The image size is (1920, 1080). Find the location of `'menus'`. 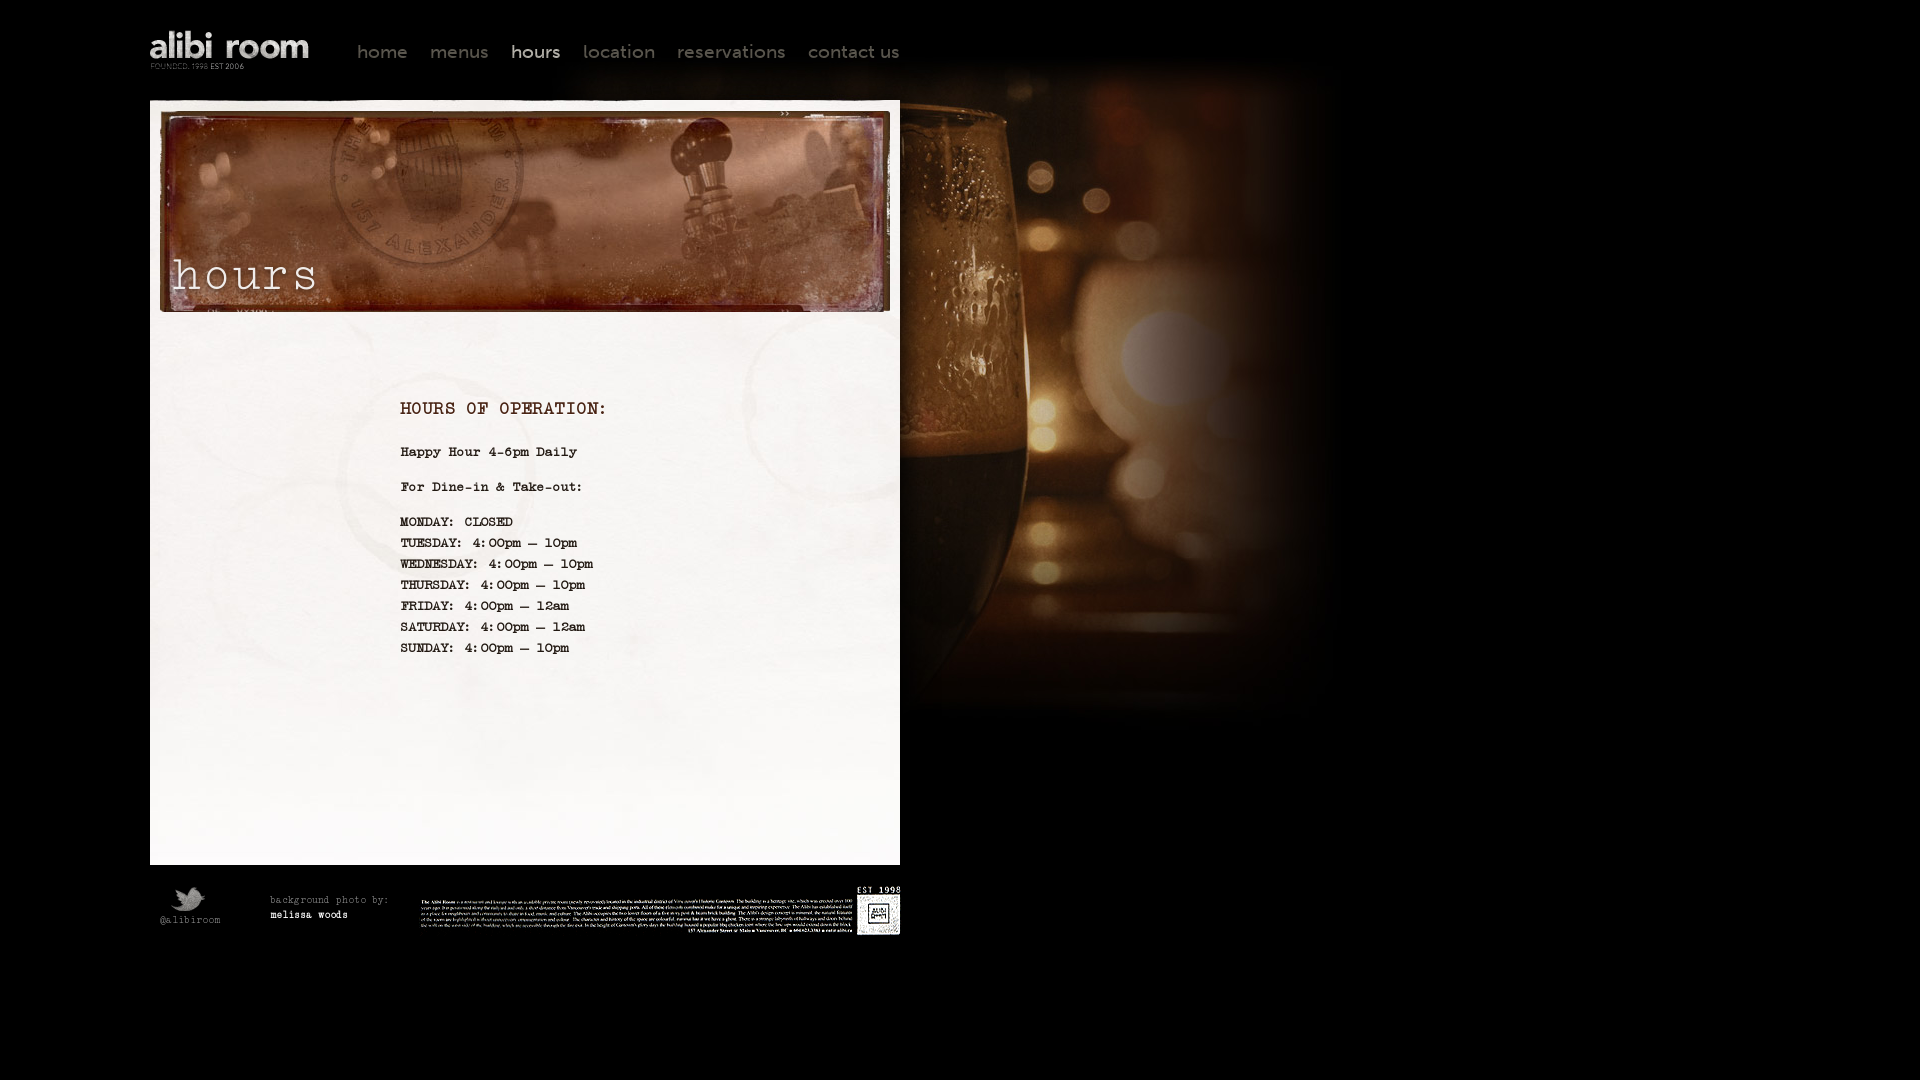

'menus' is located at coordinates (458, 50).